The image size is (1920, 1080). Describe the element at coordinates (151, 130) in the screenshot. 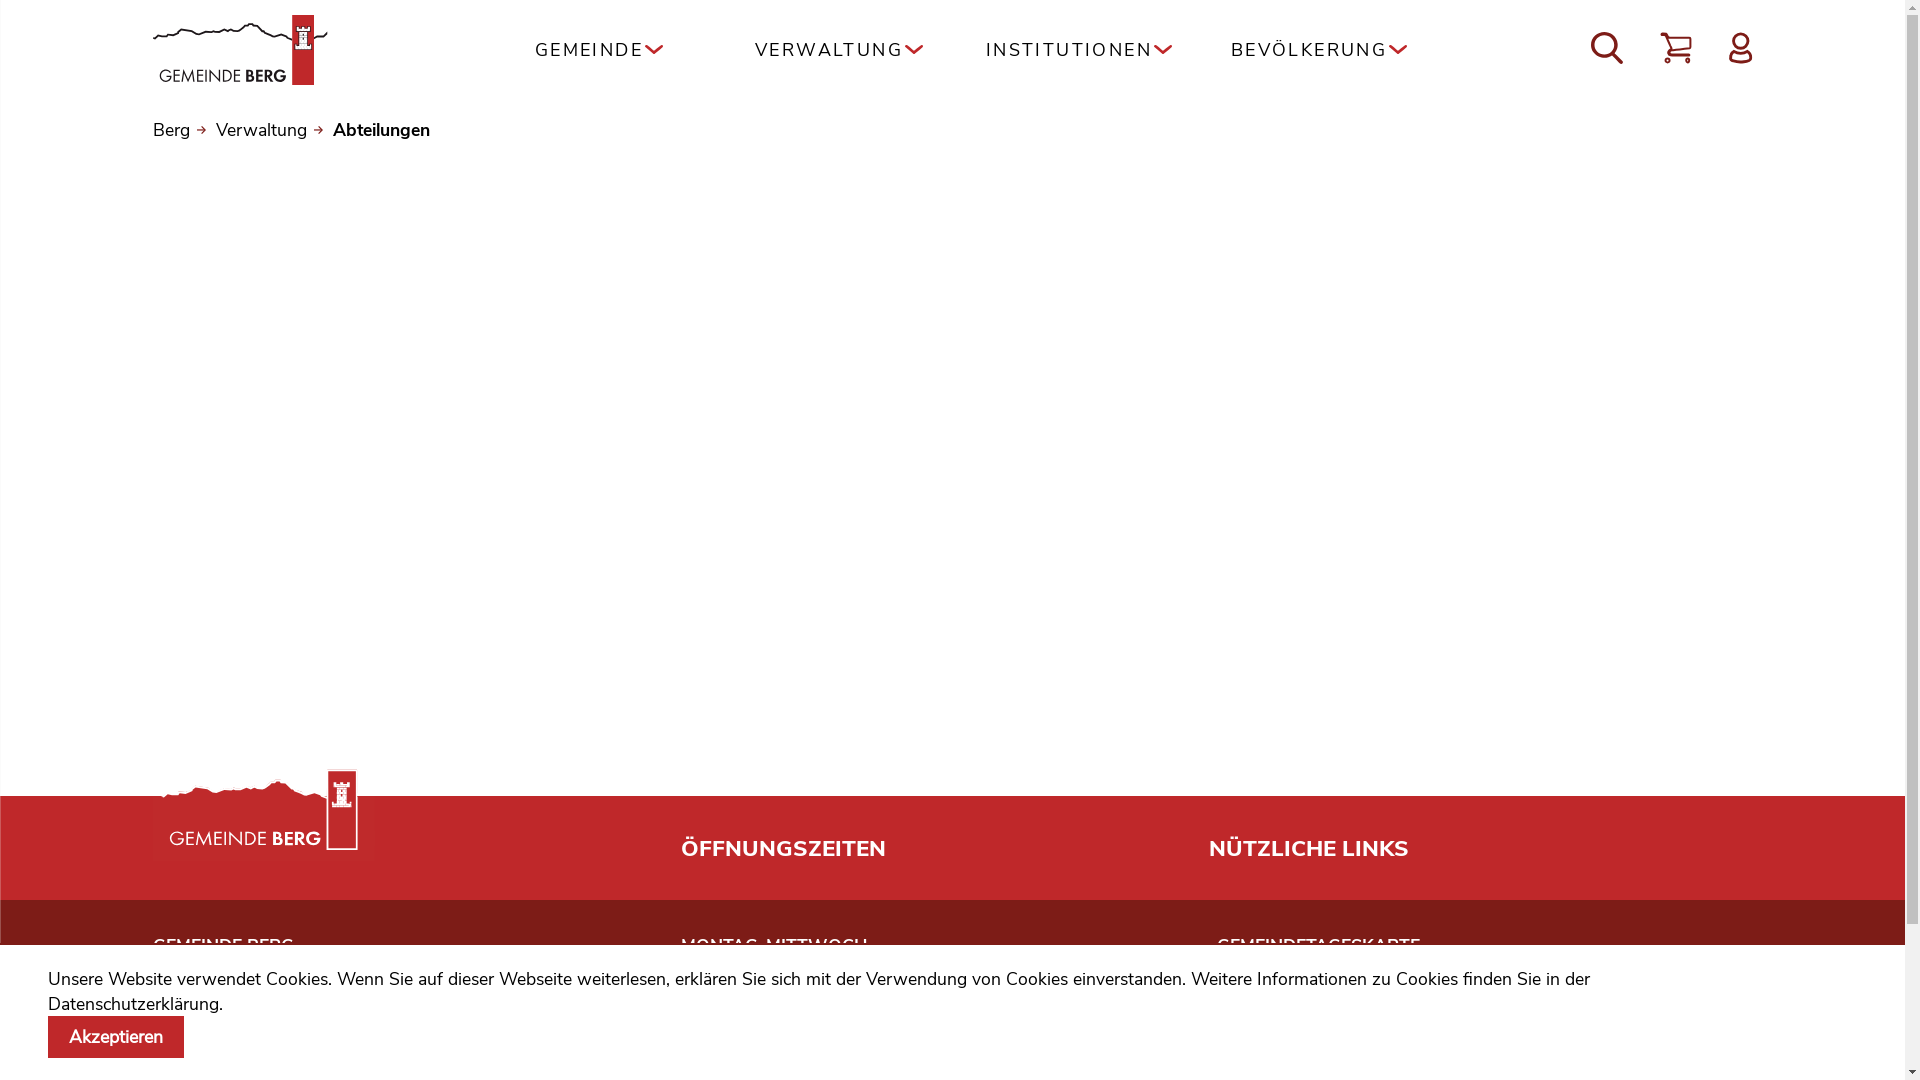

I see `'Berg'` at that location.